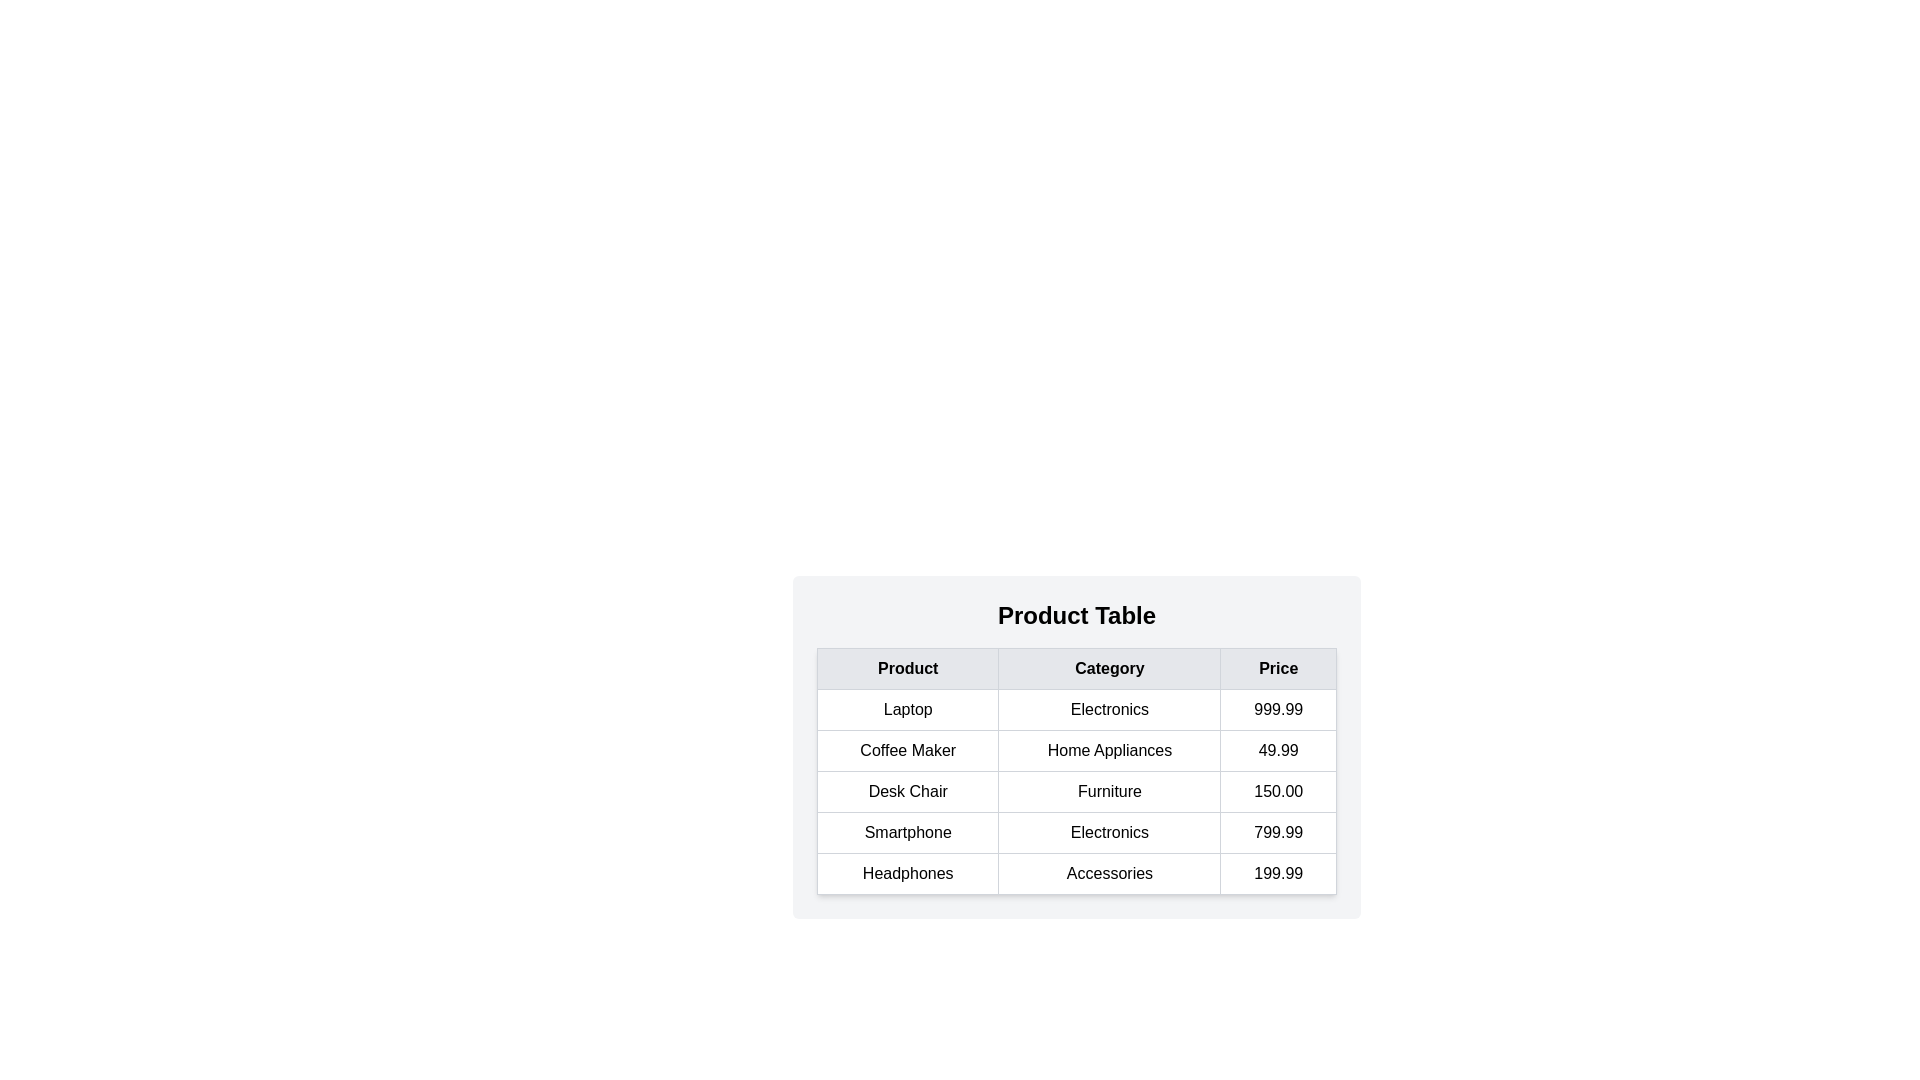 Image resolution: width=1920 pixels, height=1080 pixels. What do you see at coordinates (1075, 833) in the screenshot?
I see `the fourth row in the table containing the text 'Smartphone' in the first cell, 'Electronics' in the second cell, and '799.99' in the third cell` at bounding box center [1075, 833].